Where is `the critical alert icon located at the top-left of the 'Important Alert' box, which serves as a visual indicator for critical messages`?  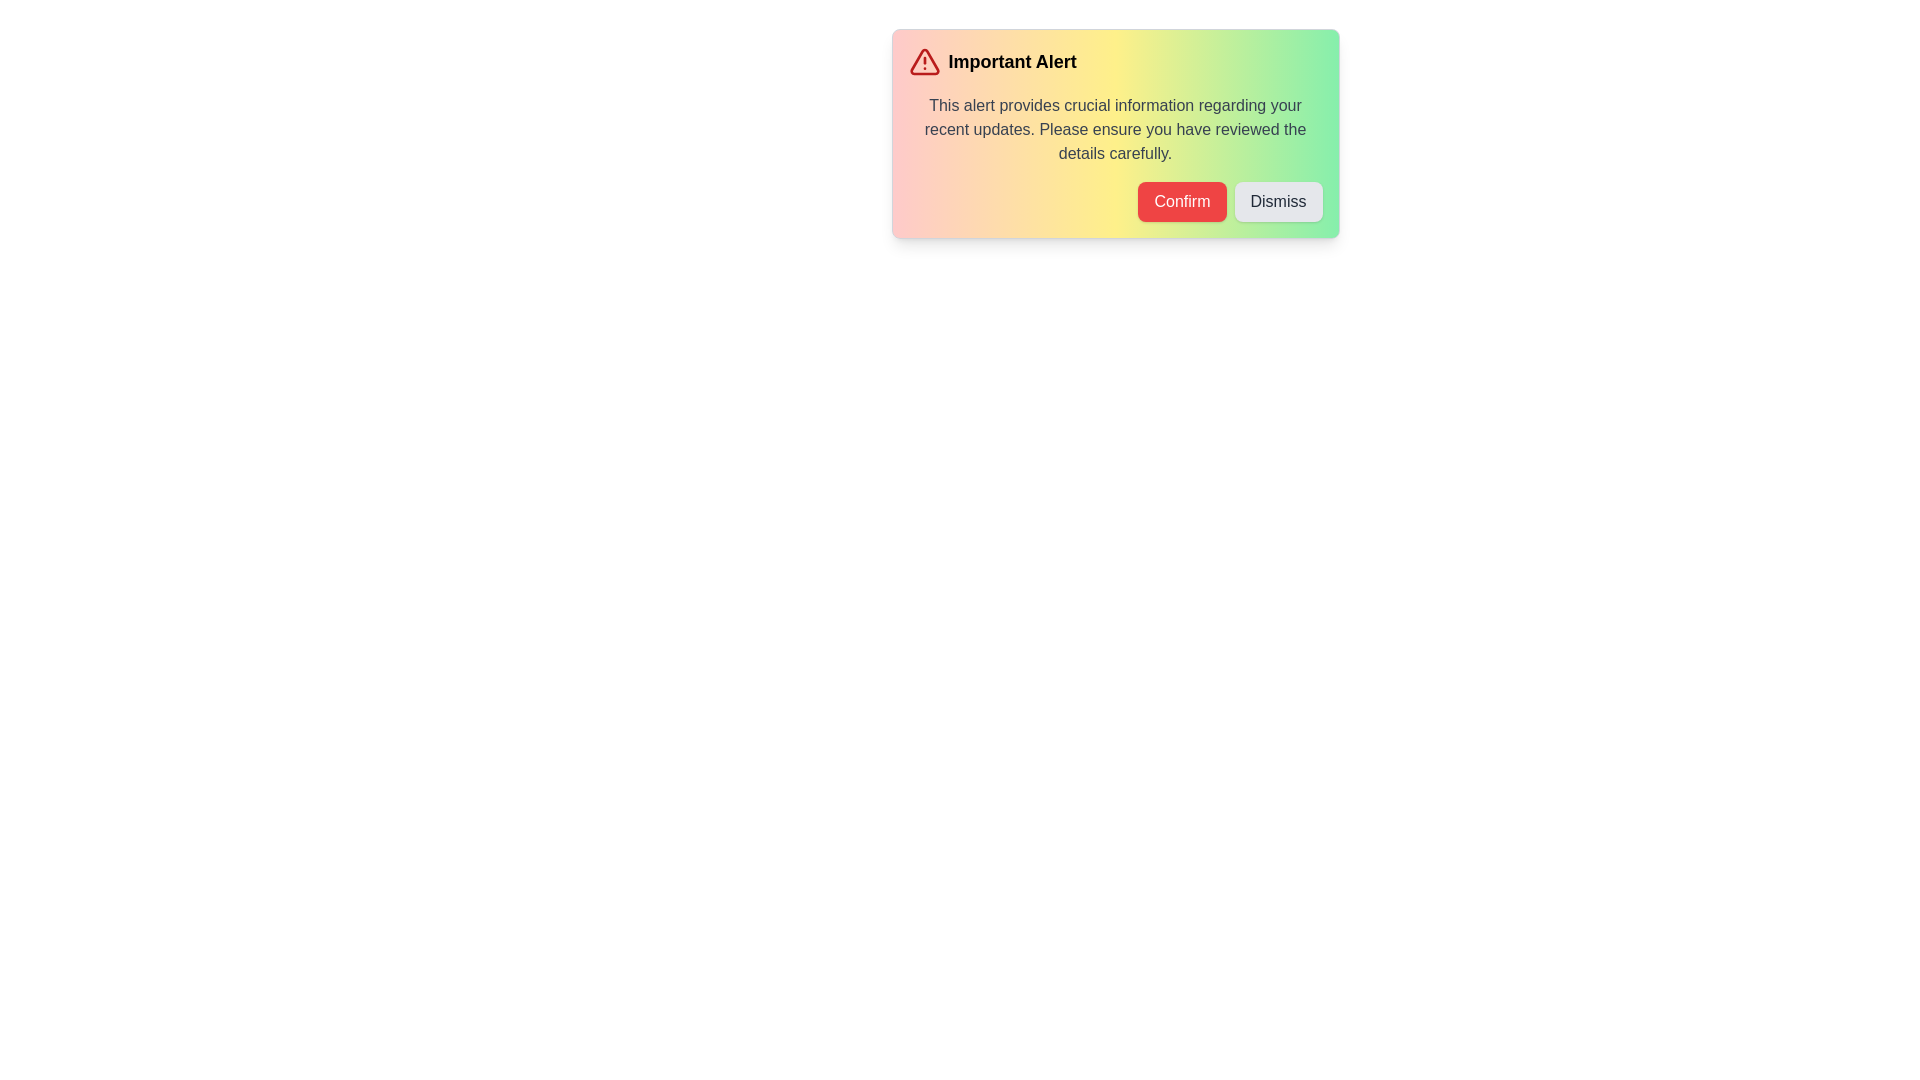
the critical alert icon located at the top-left of the 'Important Alert' box, which serves as a visual indicator for critical messages is located at coordinates (923, 60).